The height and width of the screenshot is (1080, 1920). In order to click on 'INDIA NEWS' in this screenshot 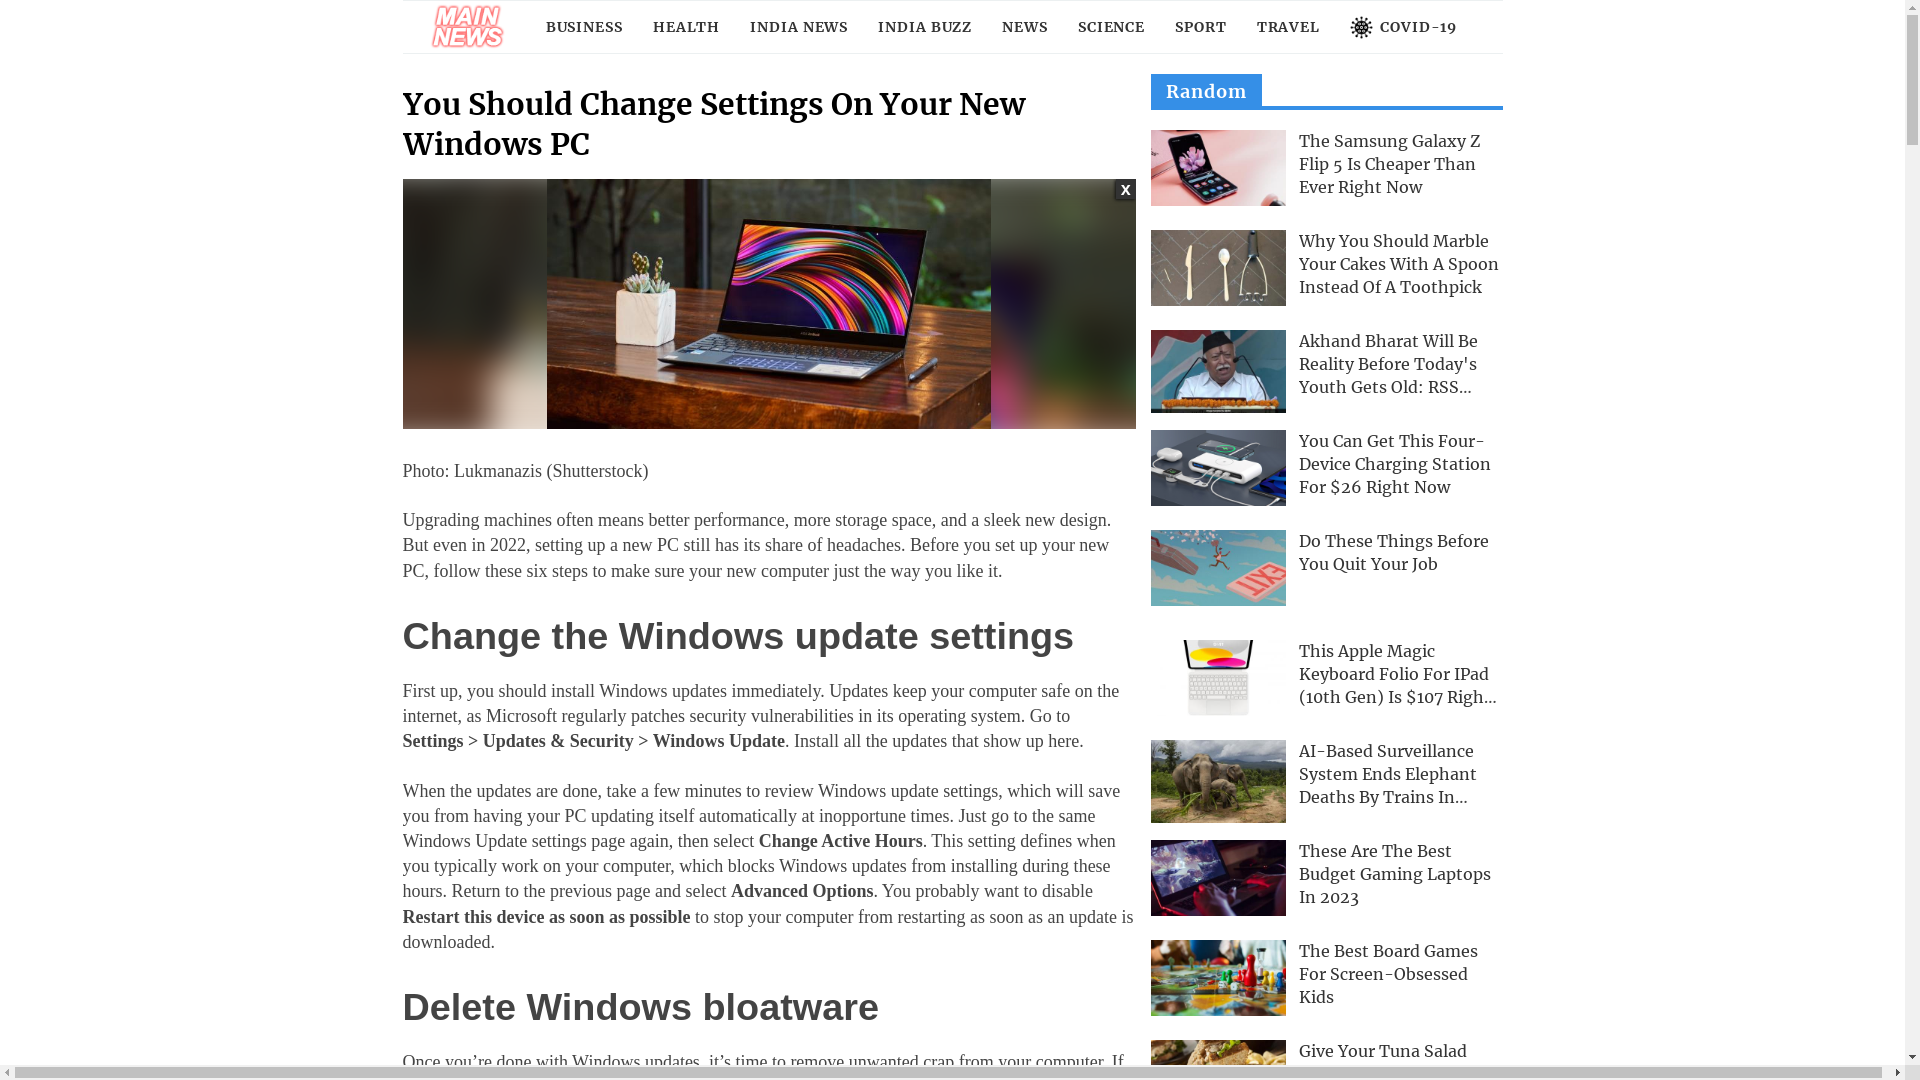, I will do `click(797, 27)`.